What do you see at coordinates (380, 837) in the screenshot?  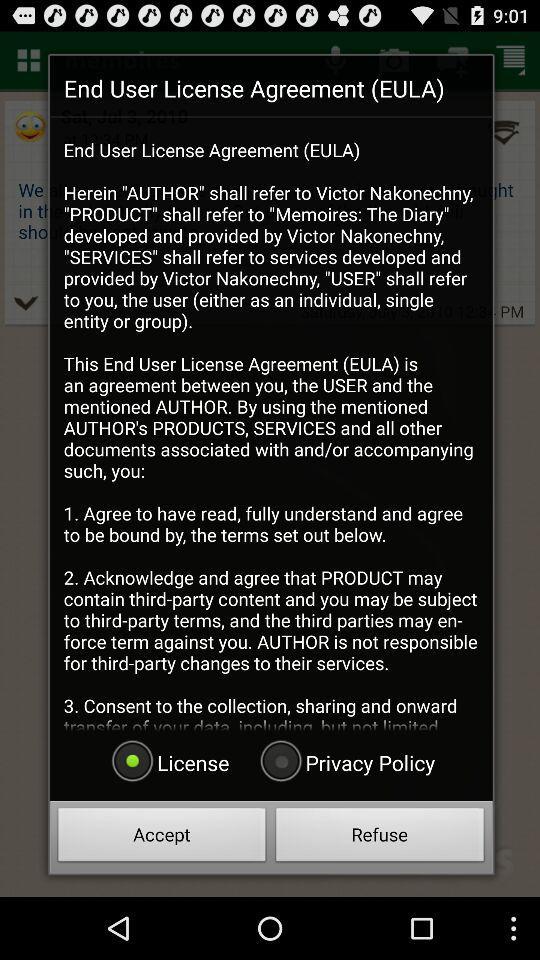 I see `refuse at the bottom right corner` at bounding box center [380, 837].